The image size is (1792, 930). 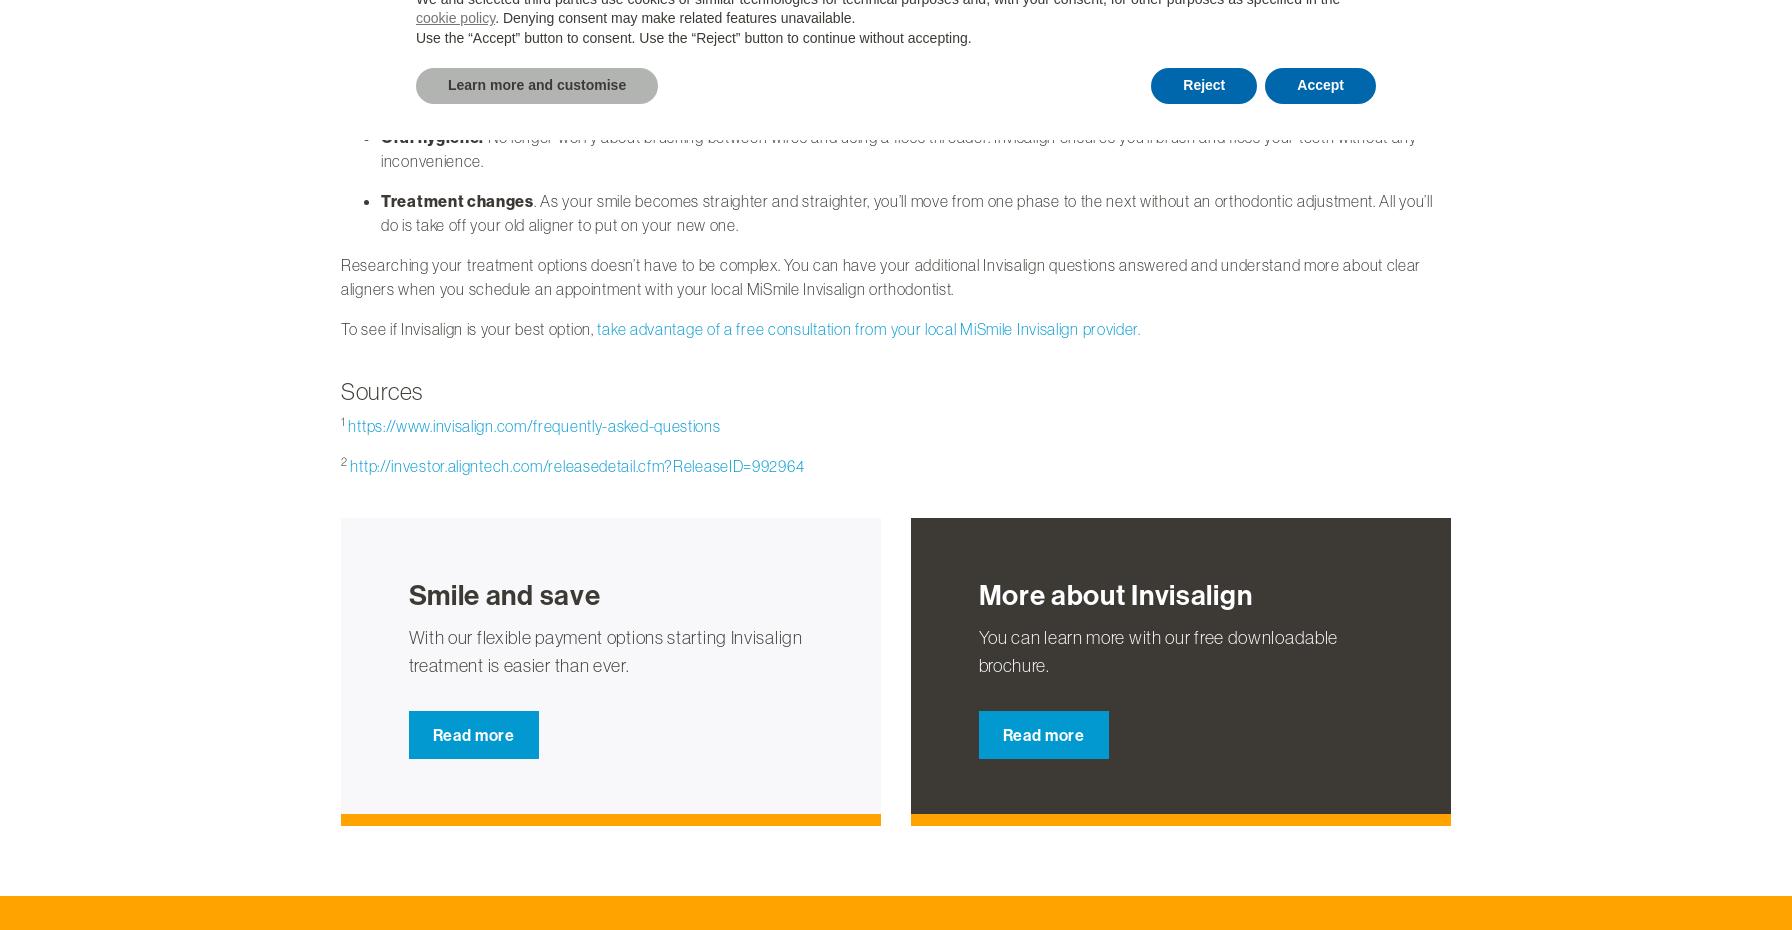 What do you see at coordinates (455, 17) in the screenshot?
I see `'cookie policy'` at bounding box center [455, 17].